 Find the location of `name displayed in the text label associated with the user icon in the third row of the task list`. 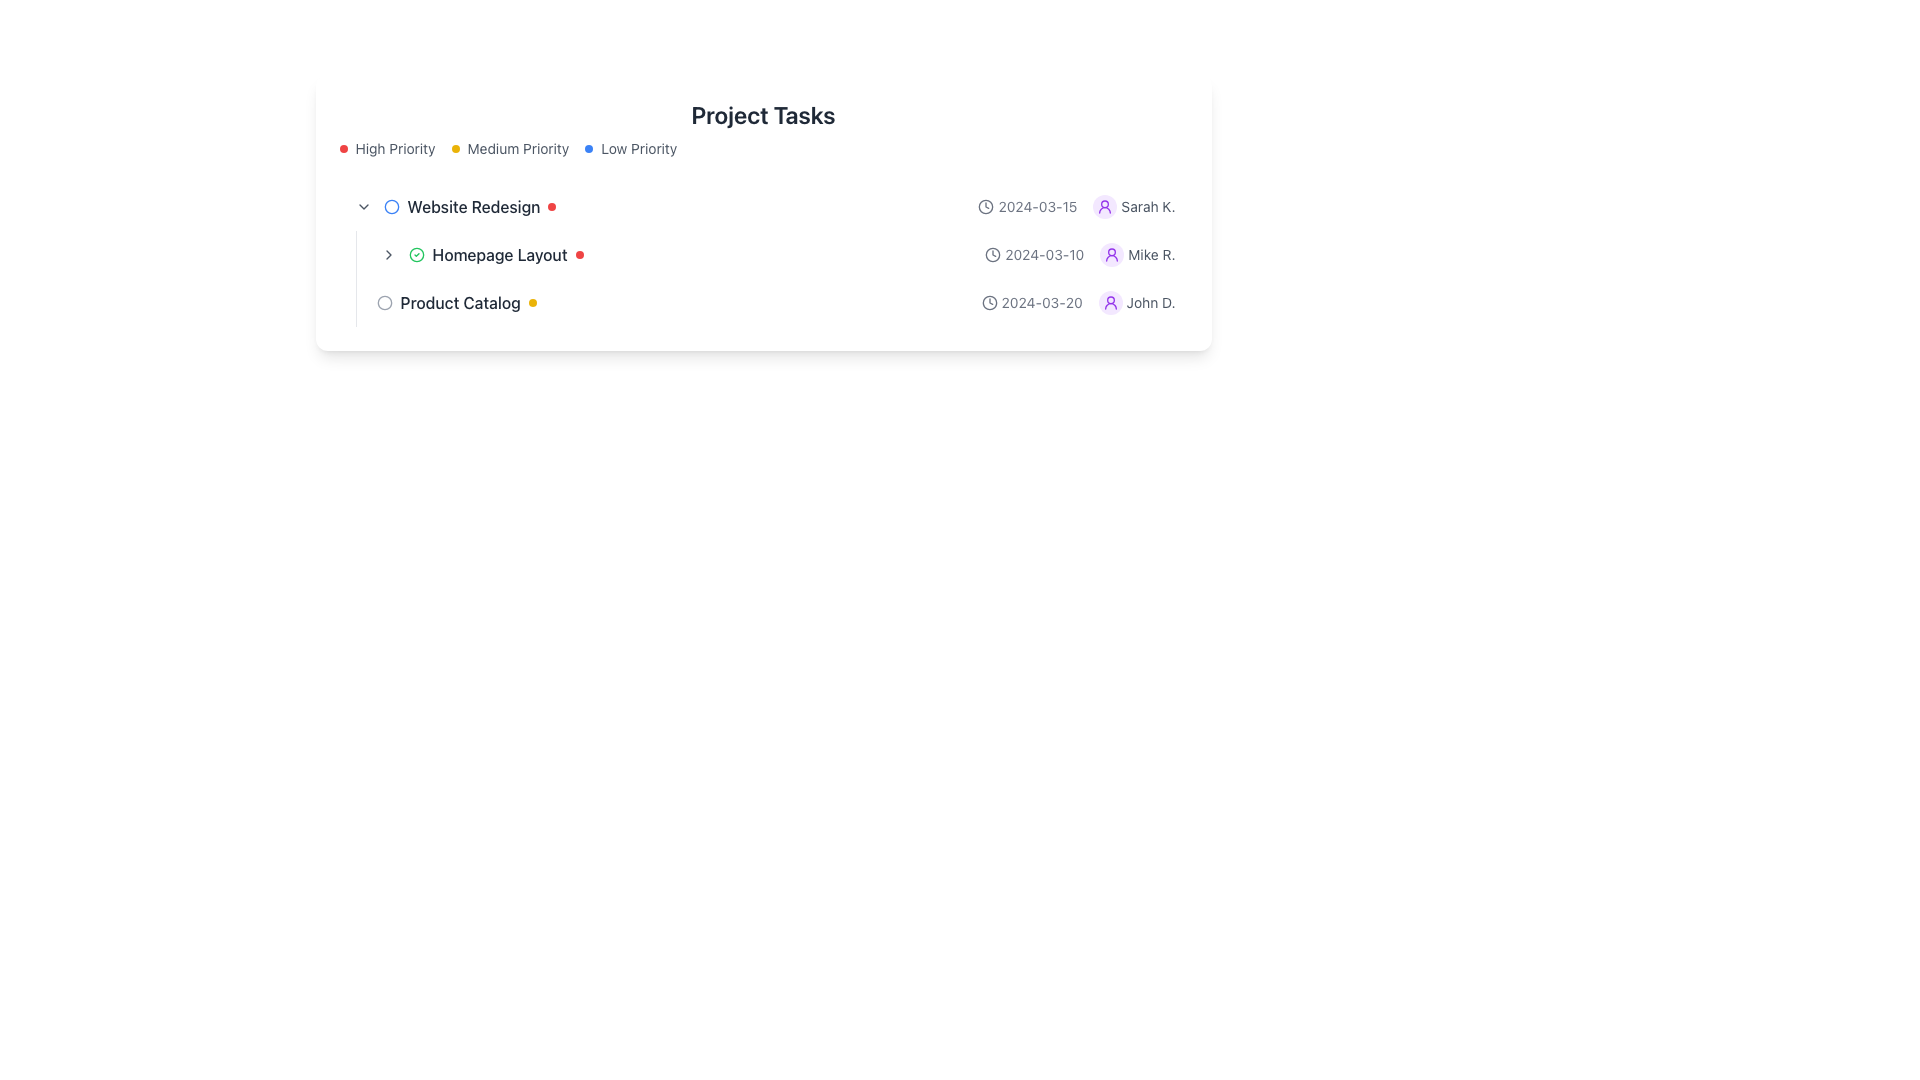

name displayed in the text label associated with the user icon in the third row of the task list is located at coordinates (1148, 207).